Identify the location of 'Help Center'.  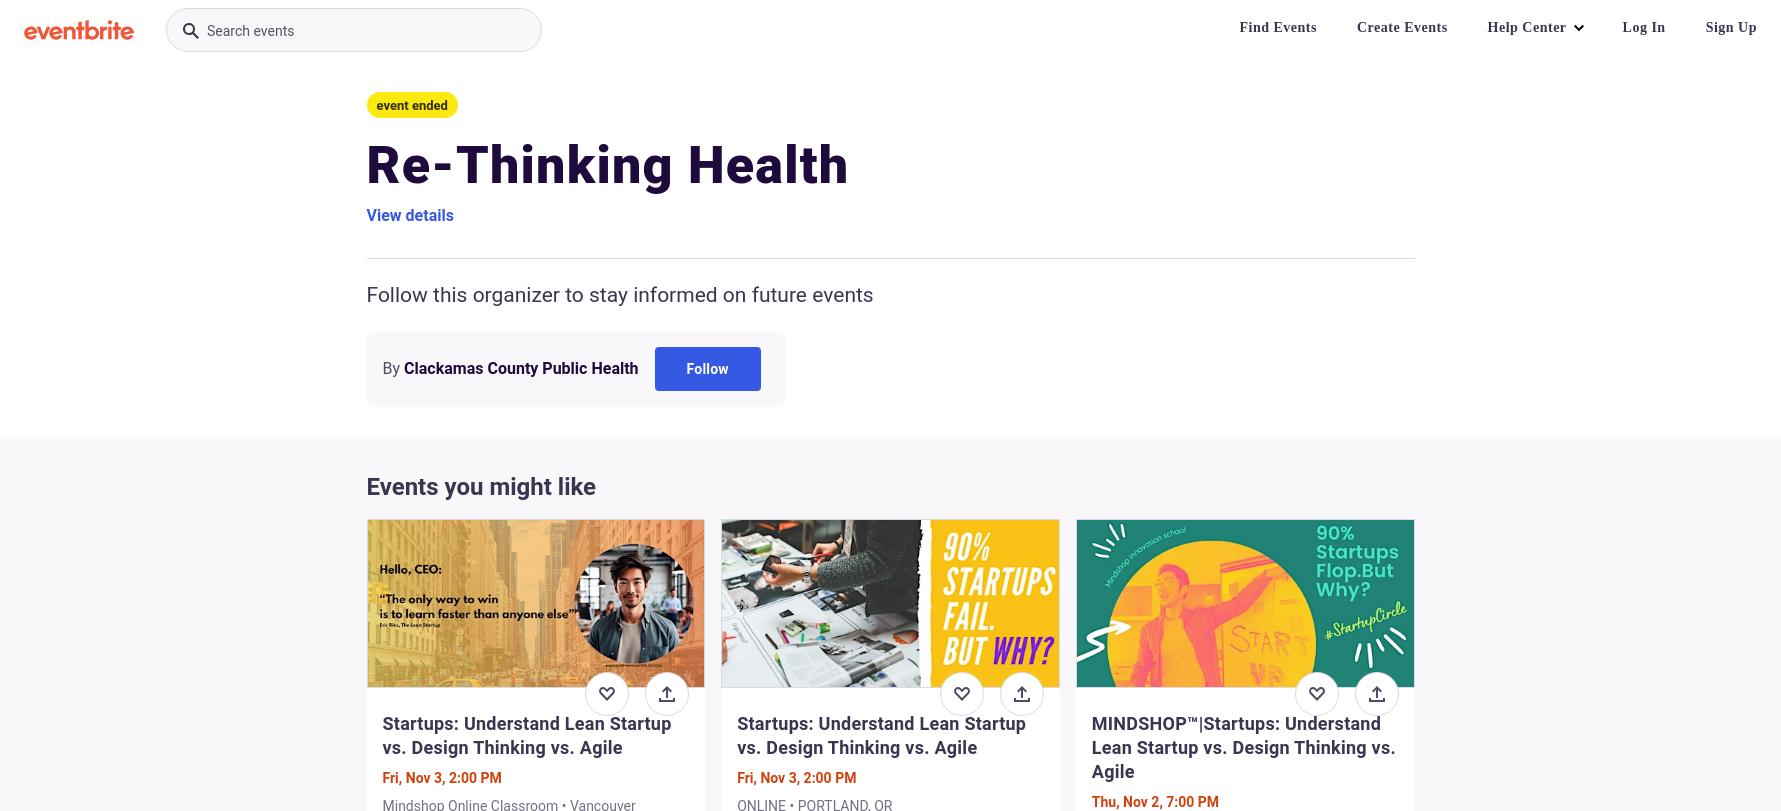
(1526, 27).